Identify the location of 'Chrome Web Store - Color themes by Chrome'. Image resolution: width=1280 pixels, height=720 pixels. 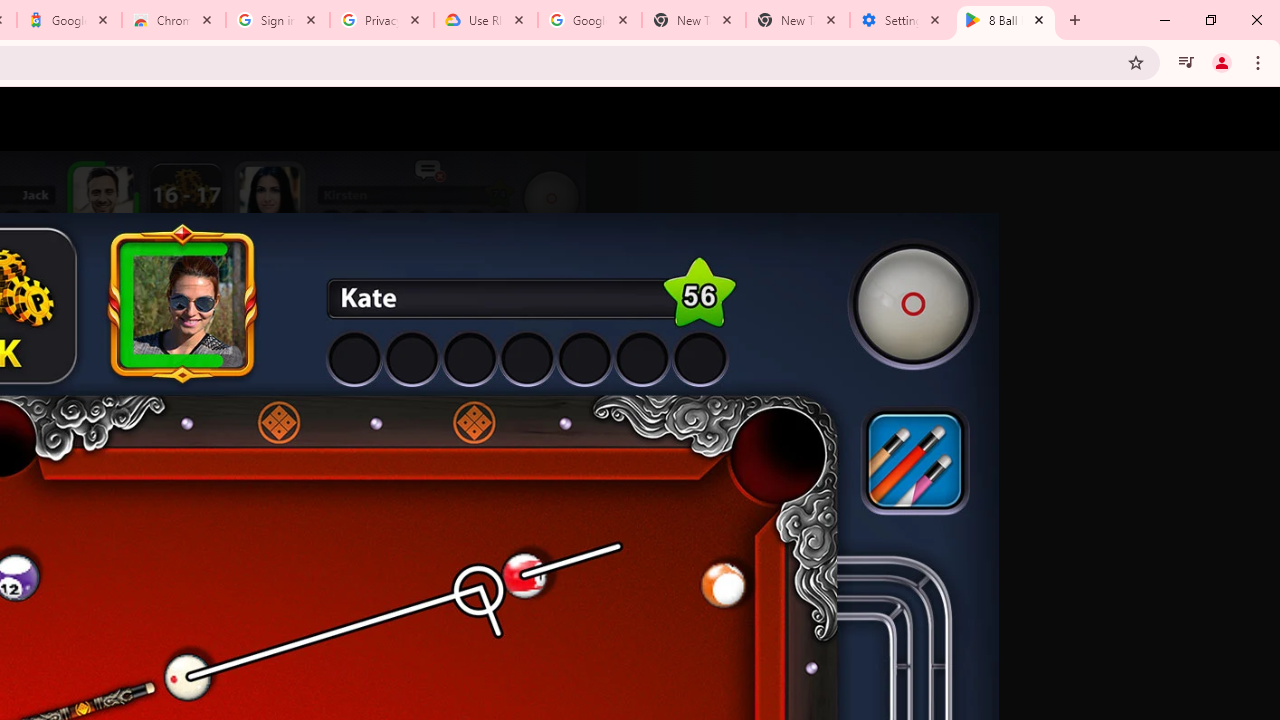
(174, 20).